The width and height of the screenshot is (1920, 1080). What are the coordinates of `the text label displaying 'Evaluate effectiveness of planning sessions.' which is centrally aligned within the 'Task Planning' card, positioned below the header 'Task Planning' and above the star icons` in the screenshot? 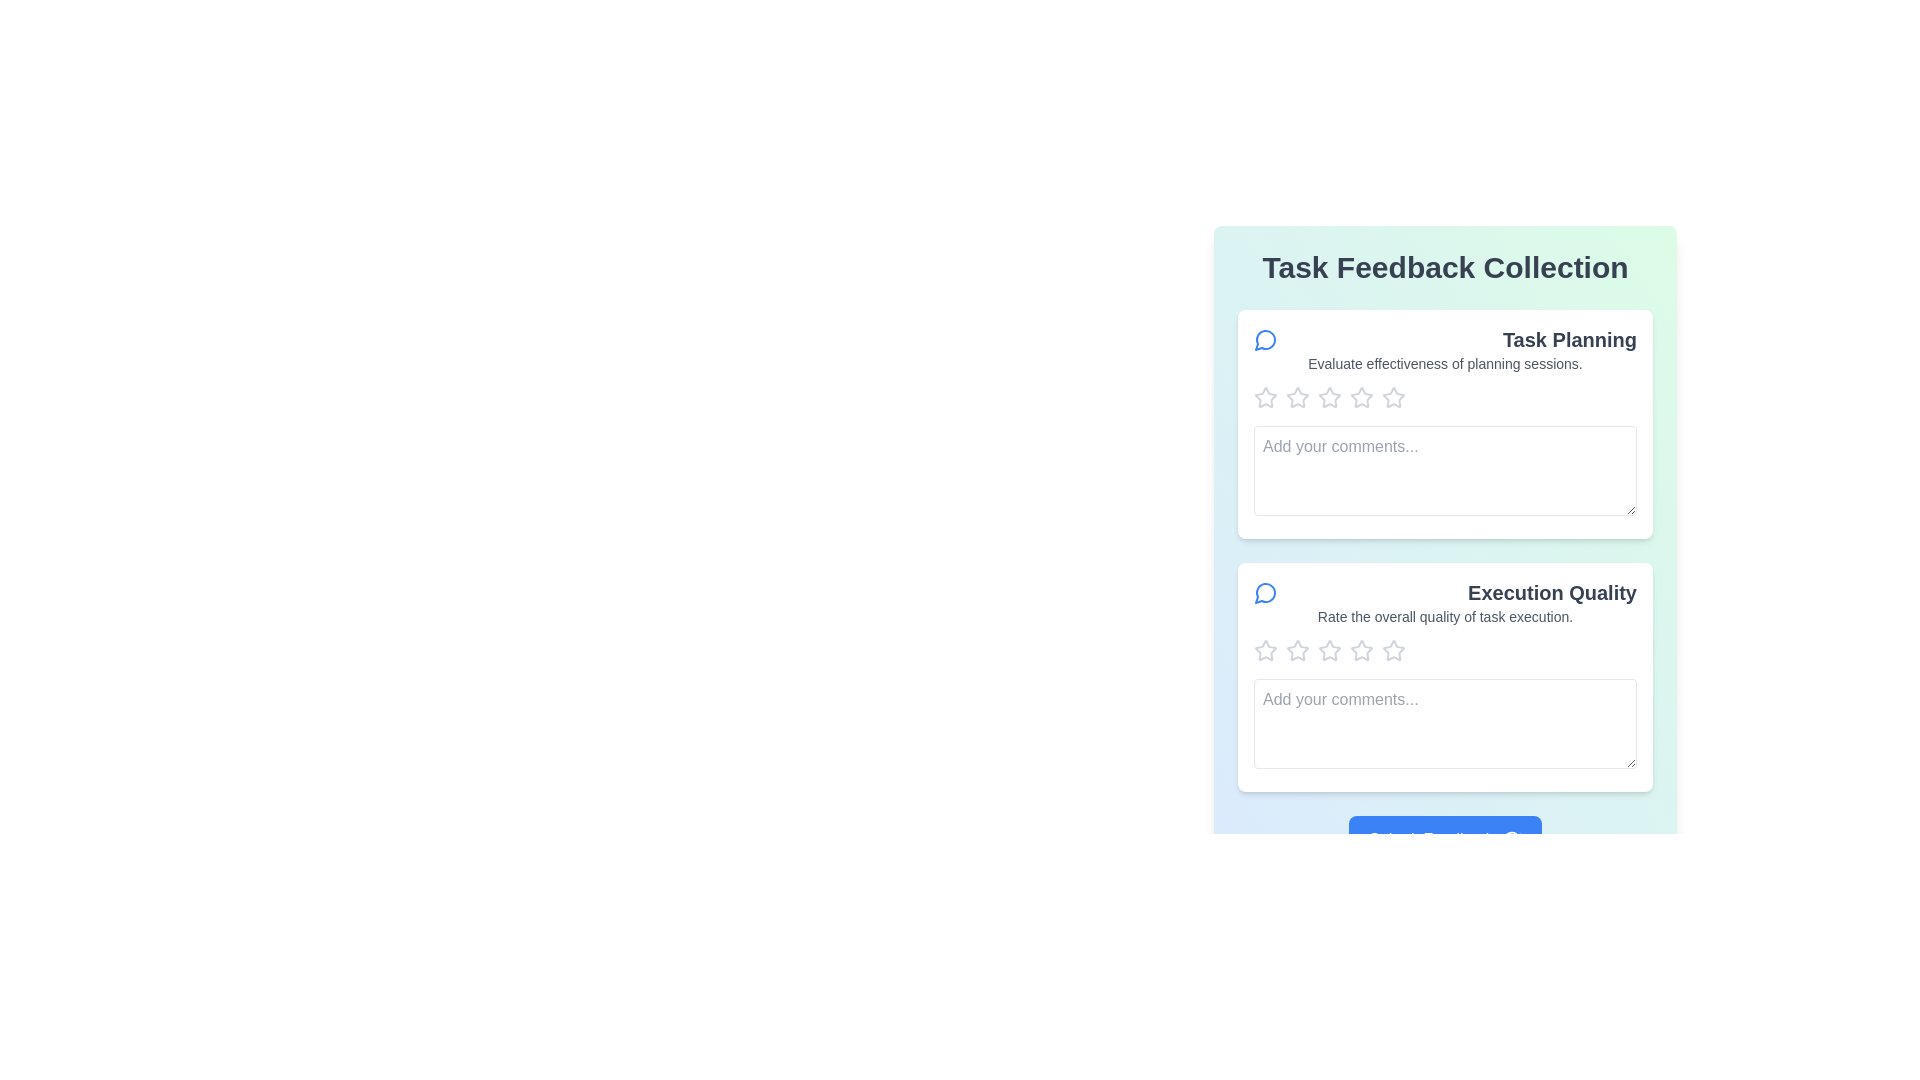 It's located at (1445, 363).